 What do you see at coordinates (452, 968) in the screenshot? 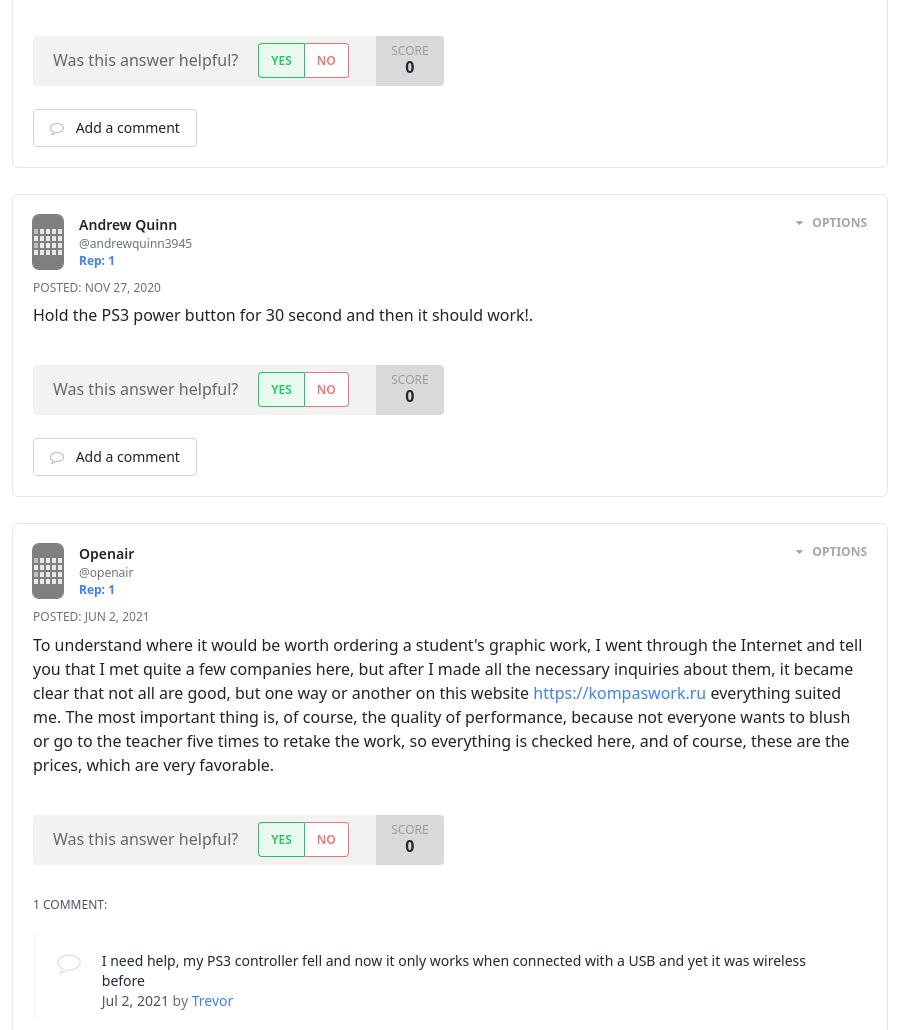
I see `'I need help, my PS3 controller fell and now it only works when connected with a USB and yet it was wireless before'` at bounding box center [452, 968].